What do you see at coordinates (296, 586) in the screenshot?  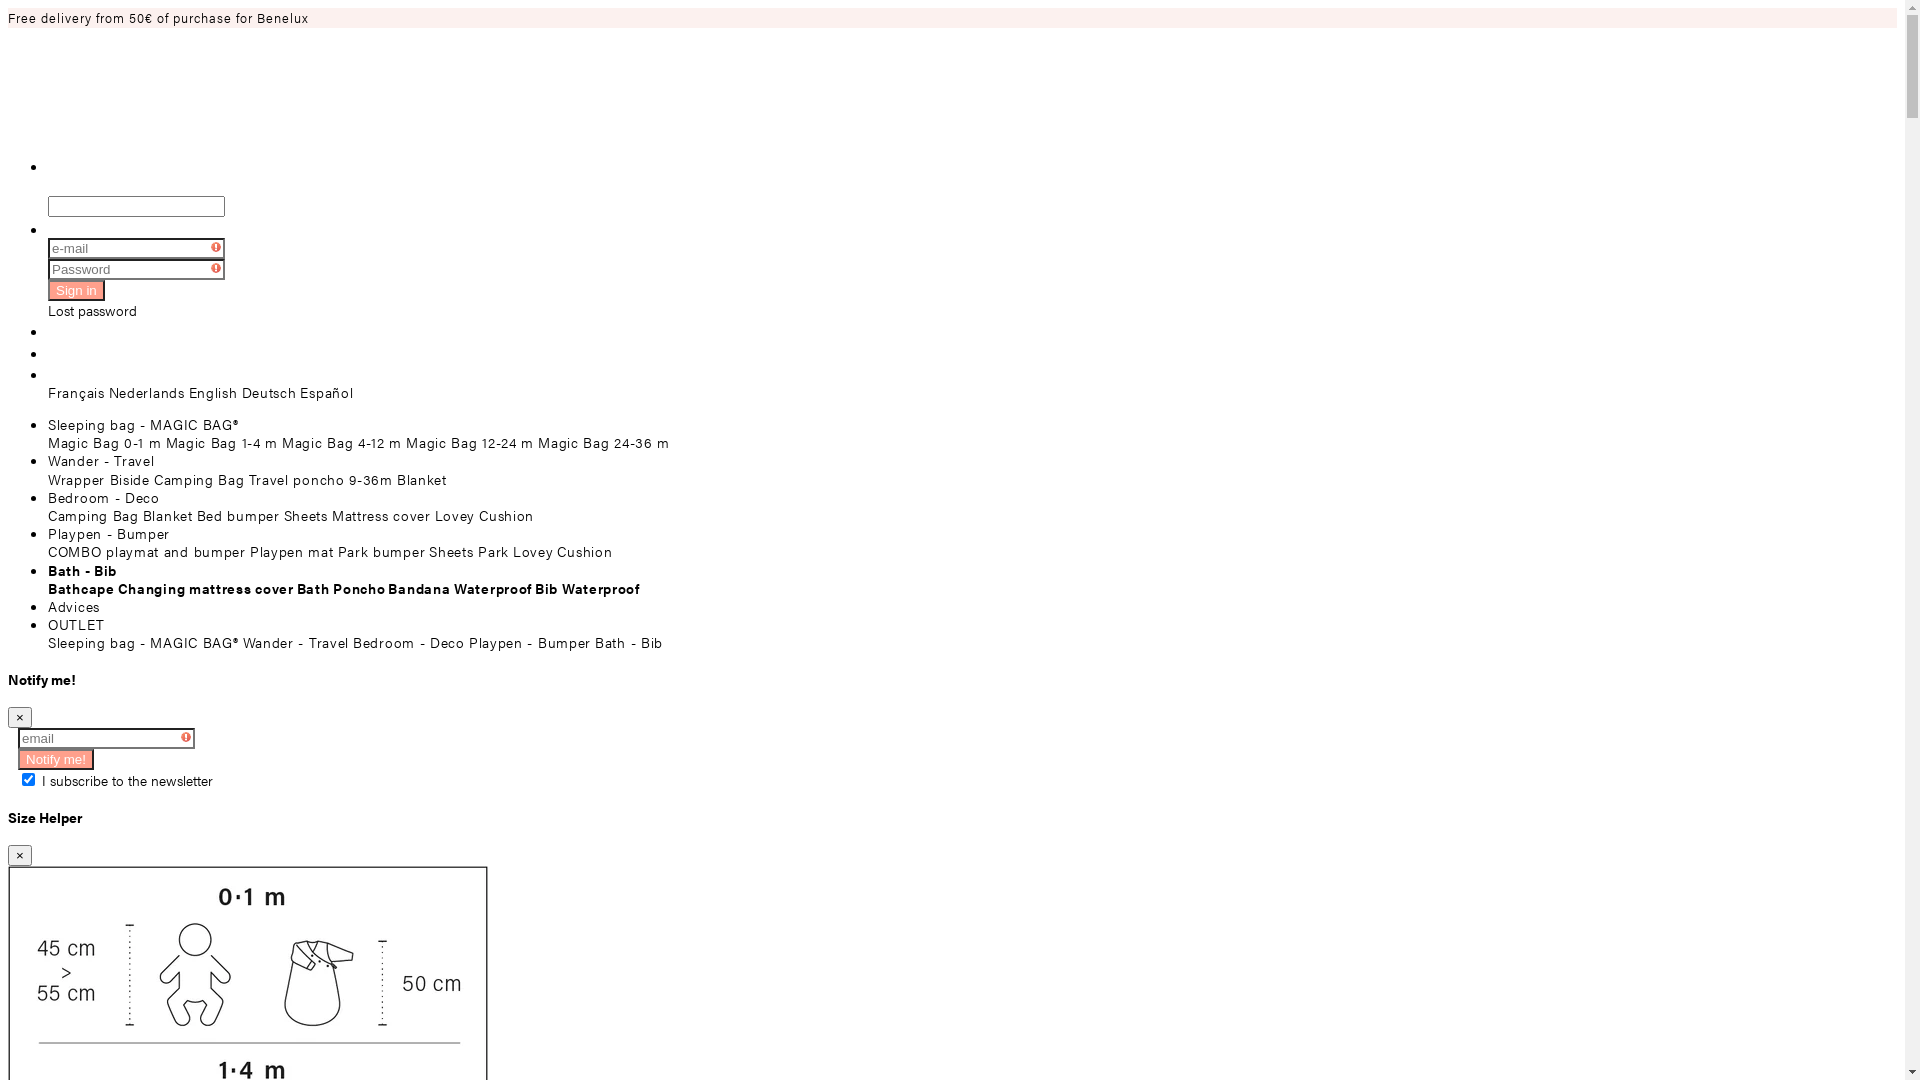 I see `'Bath Poncho'` at bounding box center [296, 586].